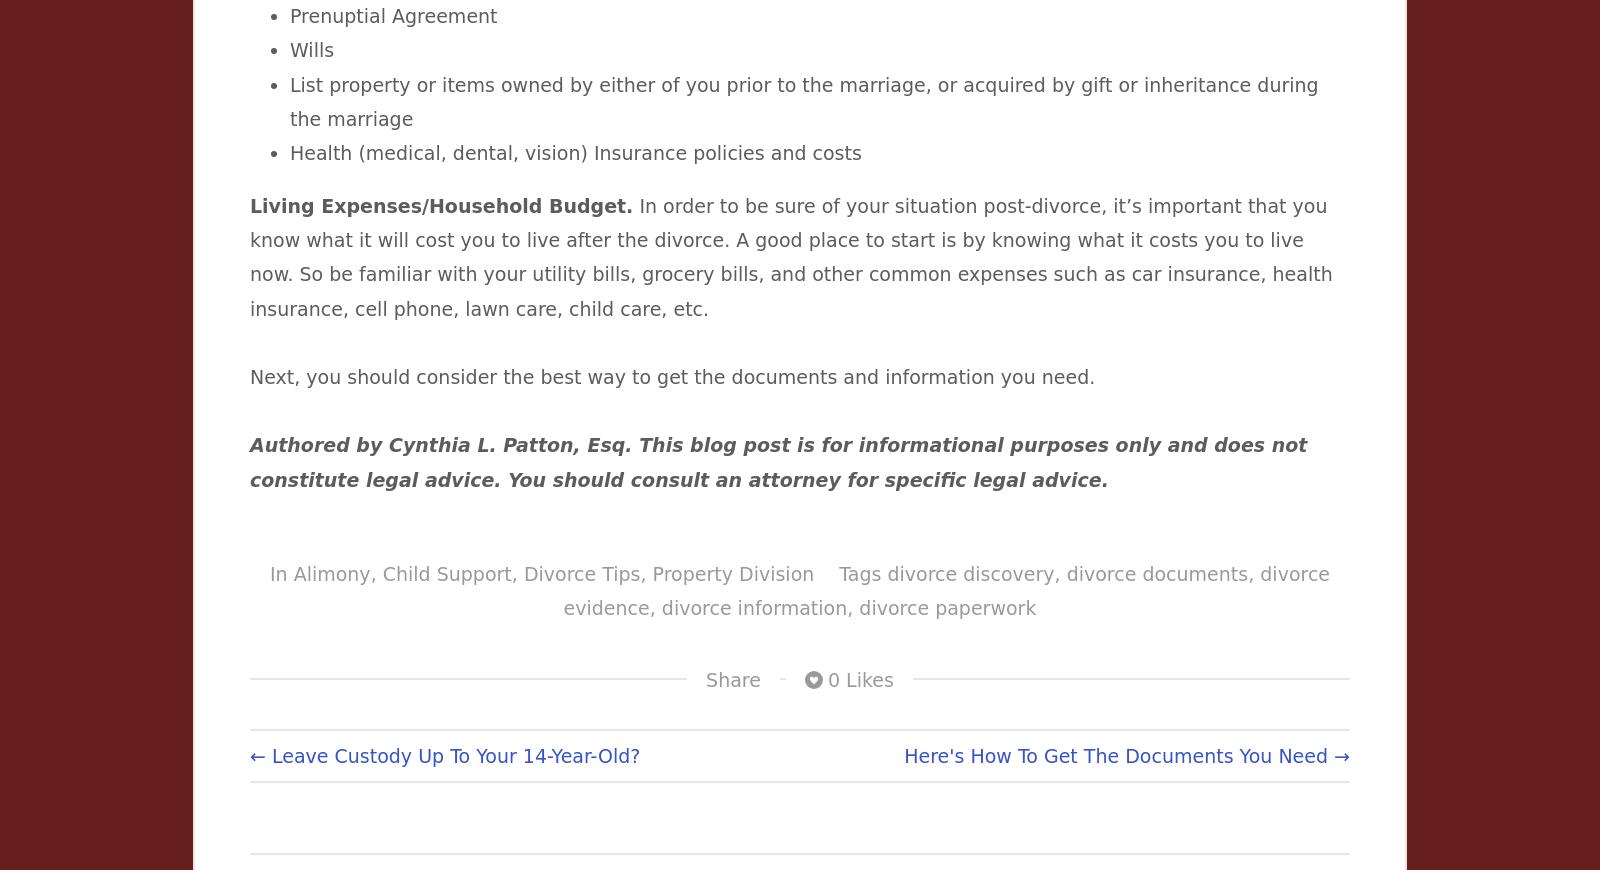  I want to click on 'List property or items owned by either of you prior to the marriage, or acquired by gift or inheritance during the marriage', so click(802, 100).